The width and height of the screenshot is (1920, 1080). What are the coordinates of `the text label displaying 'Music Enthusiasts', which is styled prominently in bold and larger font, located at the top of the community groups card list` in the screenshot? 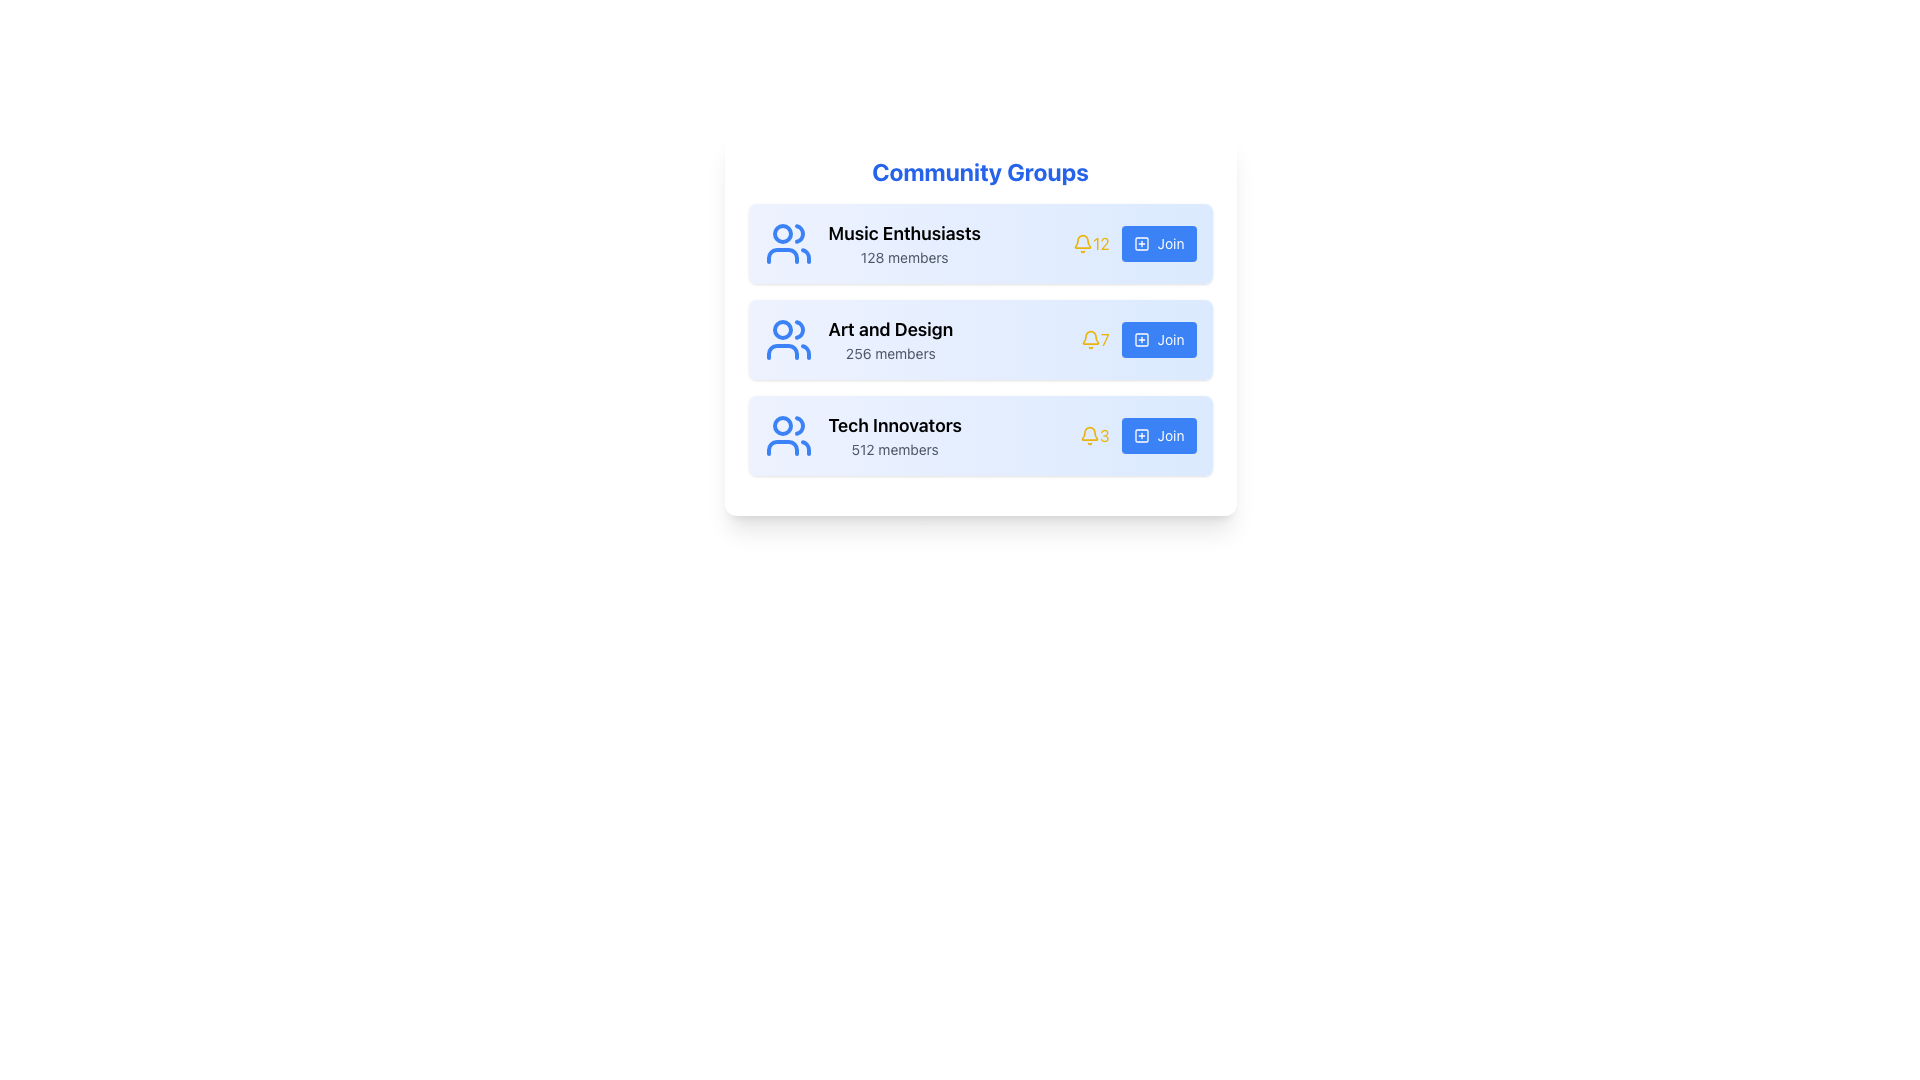 It's located at (903, 233).